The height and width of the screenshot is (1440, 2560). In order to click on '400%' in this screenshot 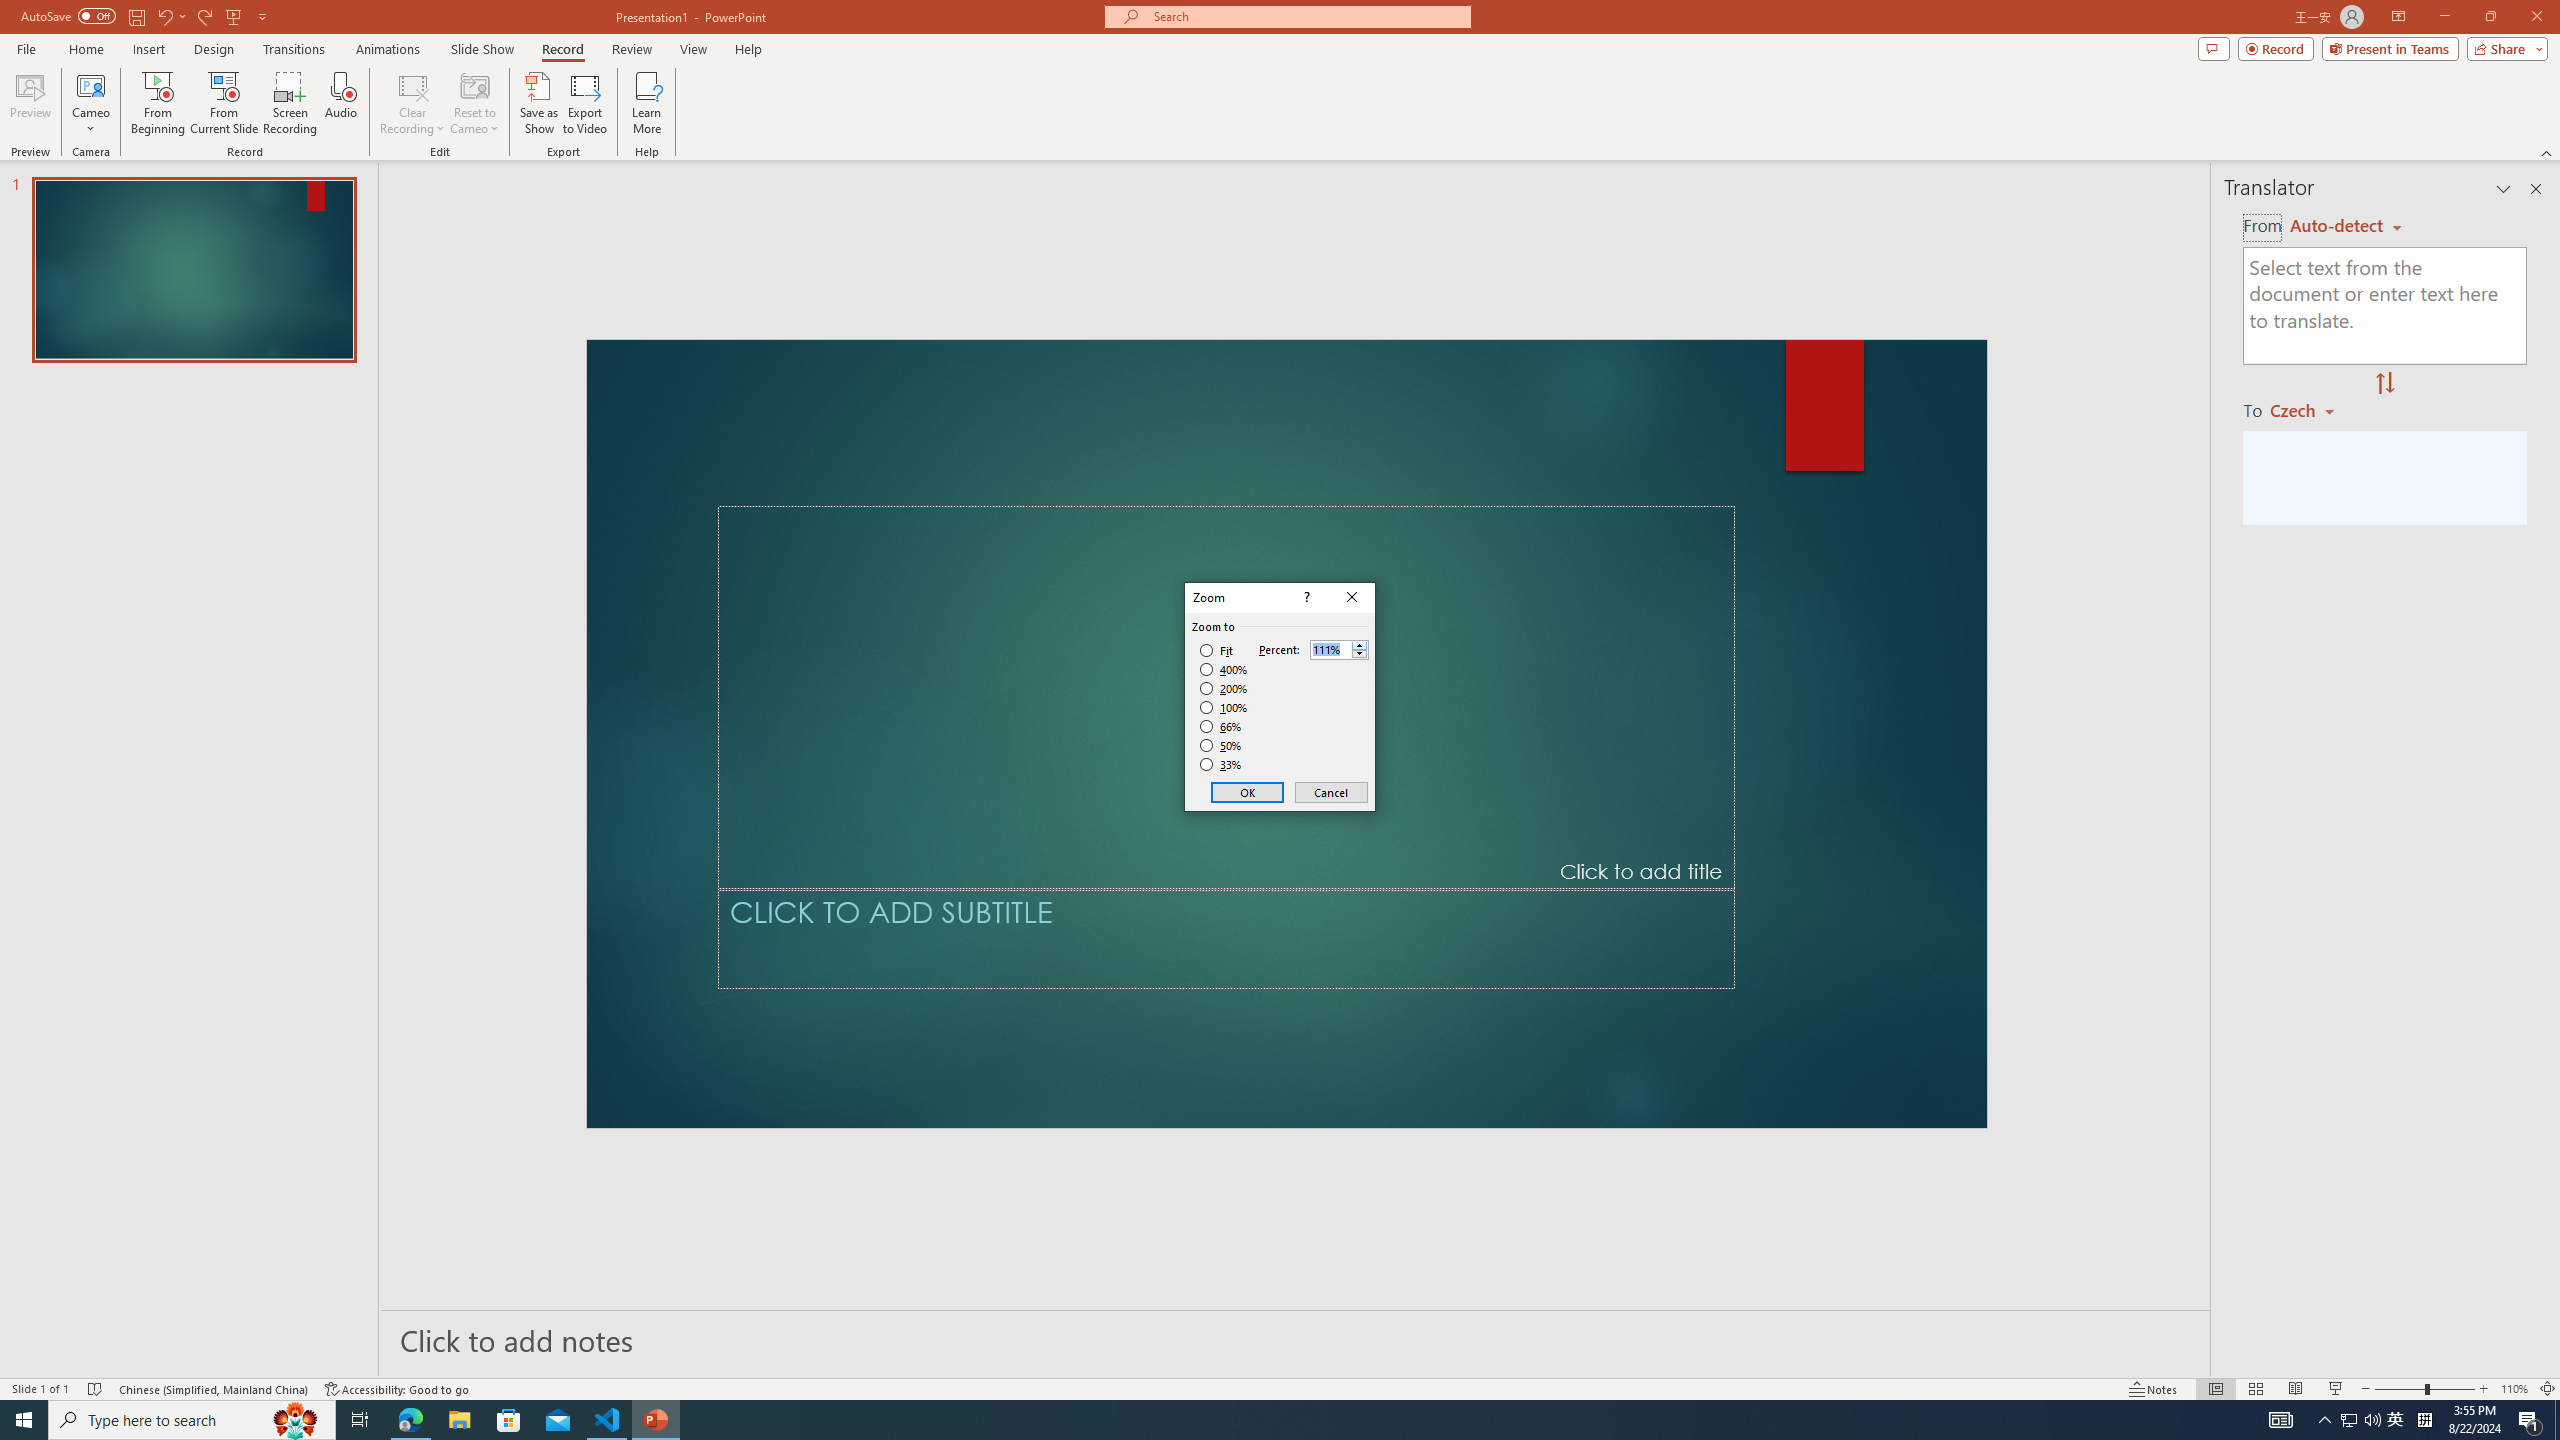, I will do `click(1223, 670)`.